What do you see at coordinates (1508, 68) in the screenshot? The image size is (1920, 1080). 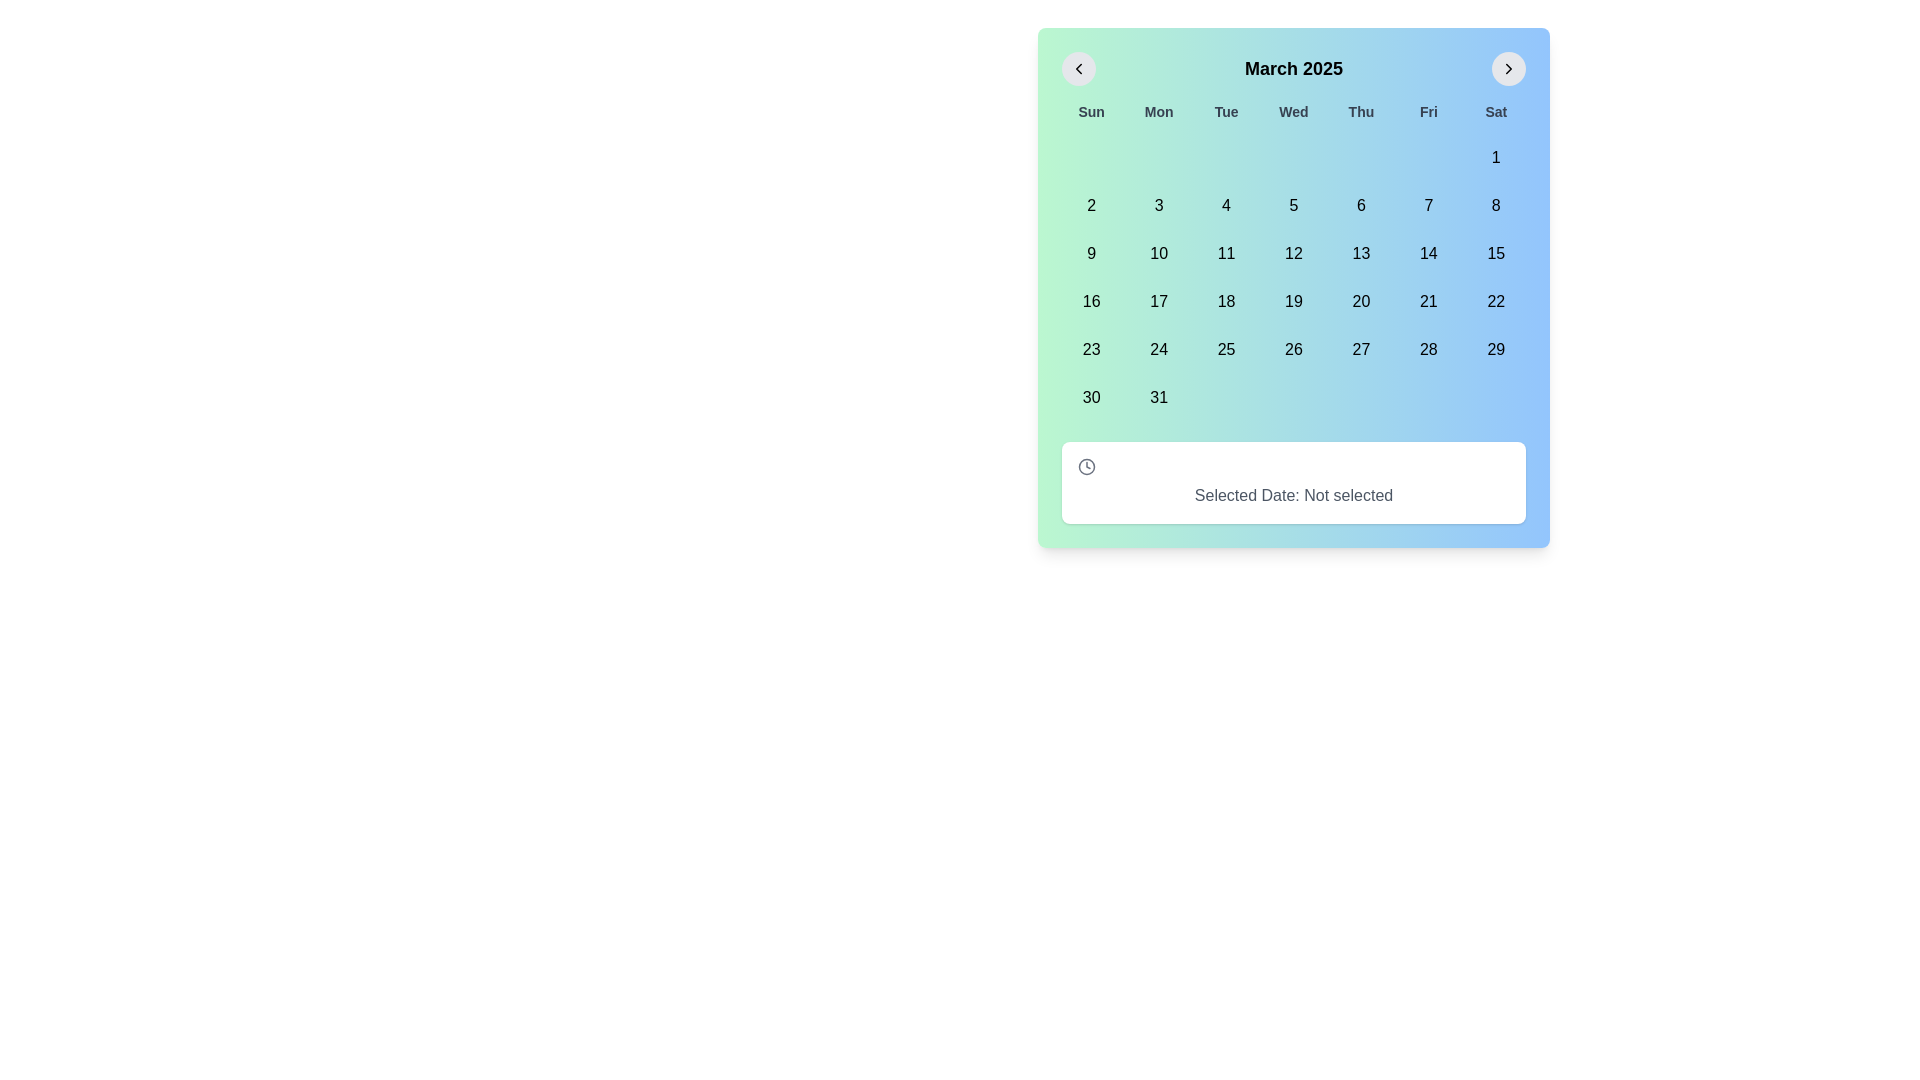 I see `the circular button with a light gray background and a right-facing chevron icon` at bounding box center [1508, 68].